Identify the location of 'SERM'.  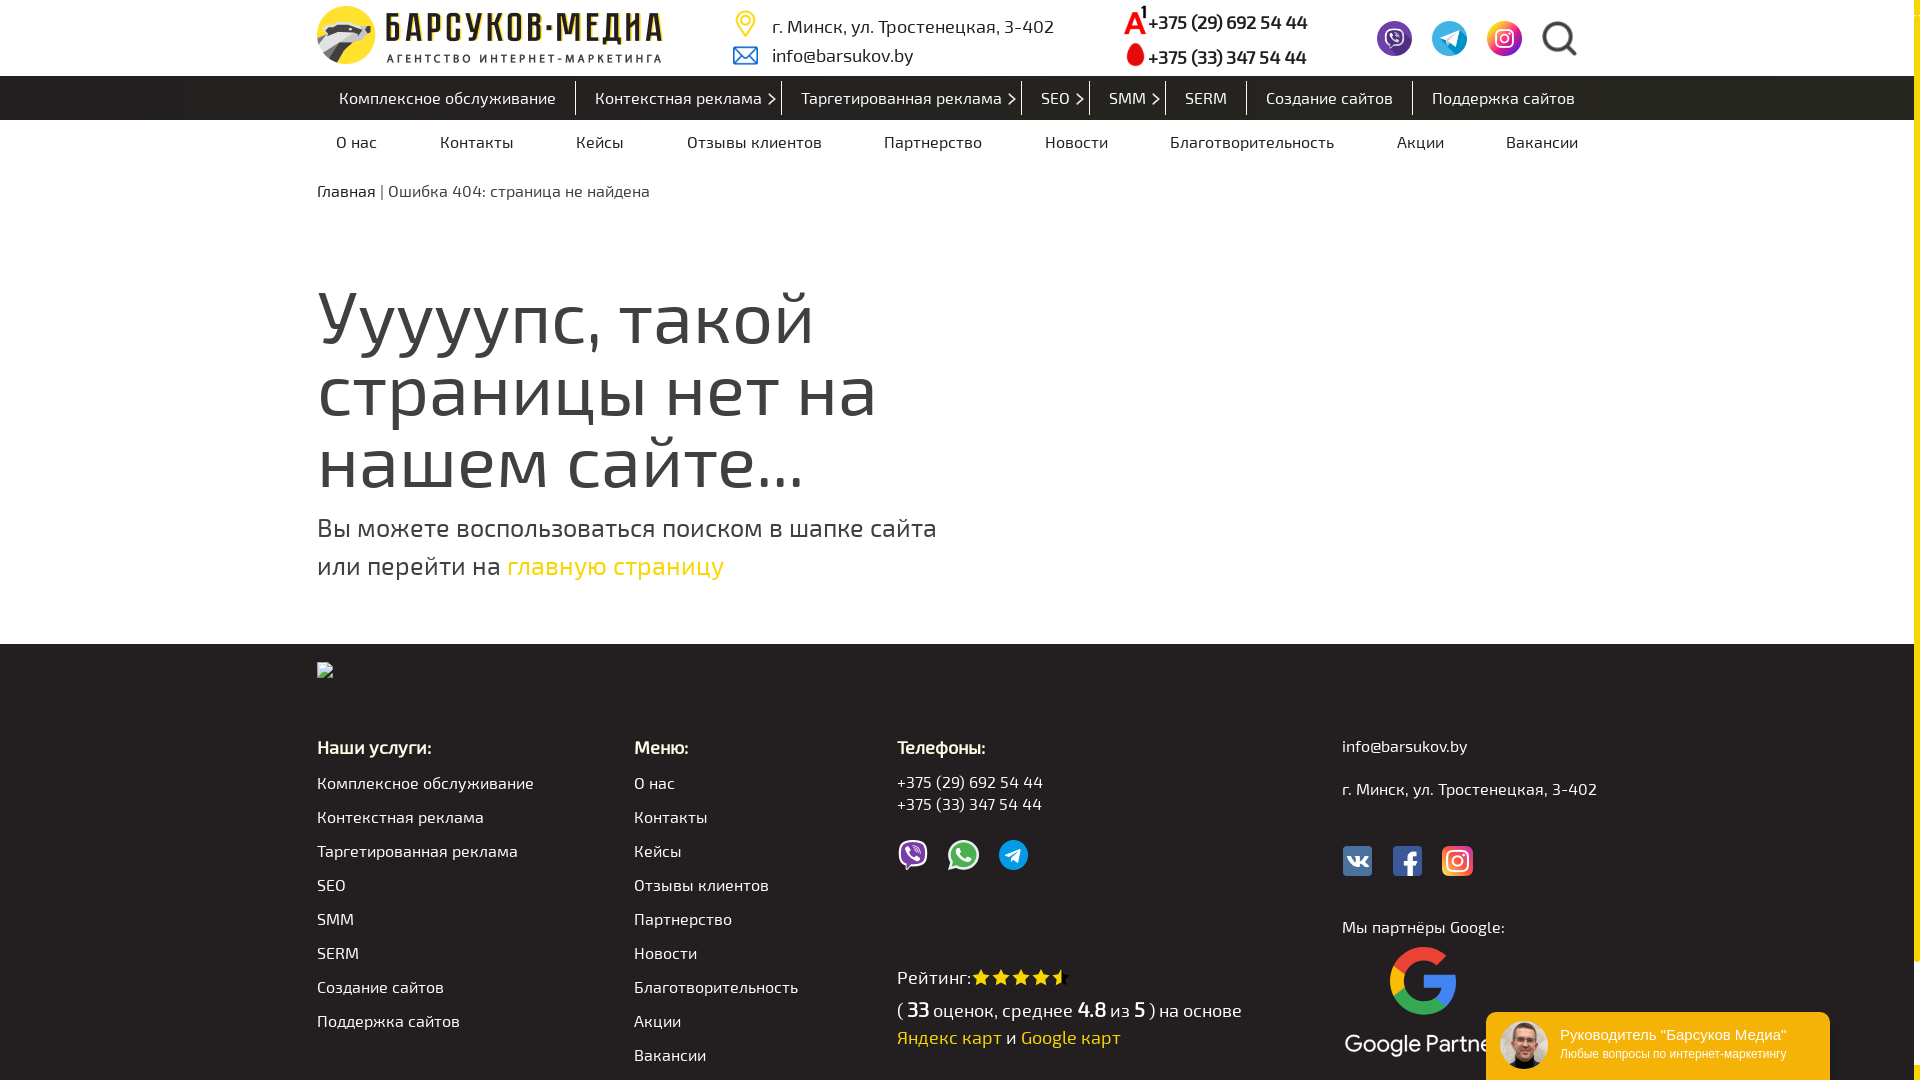
(1205, 97).